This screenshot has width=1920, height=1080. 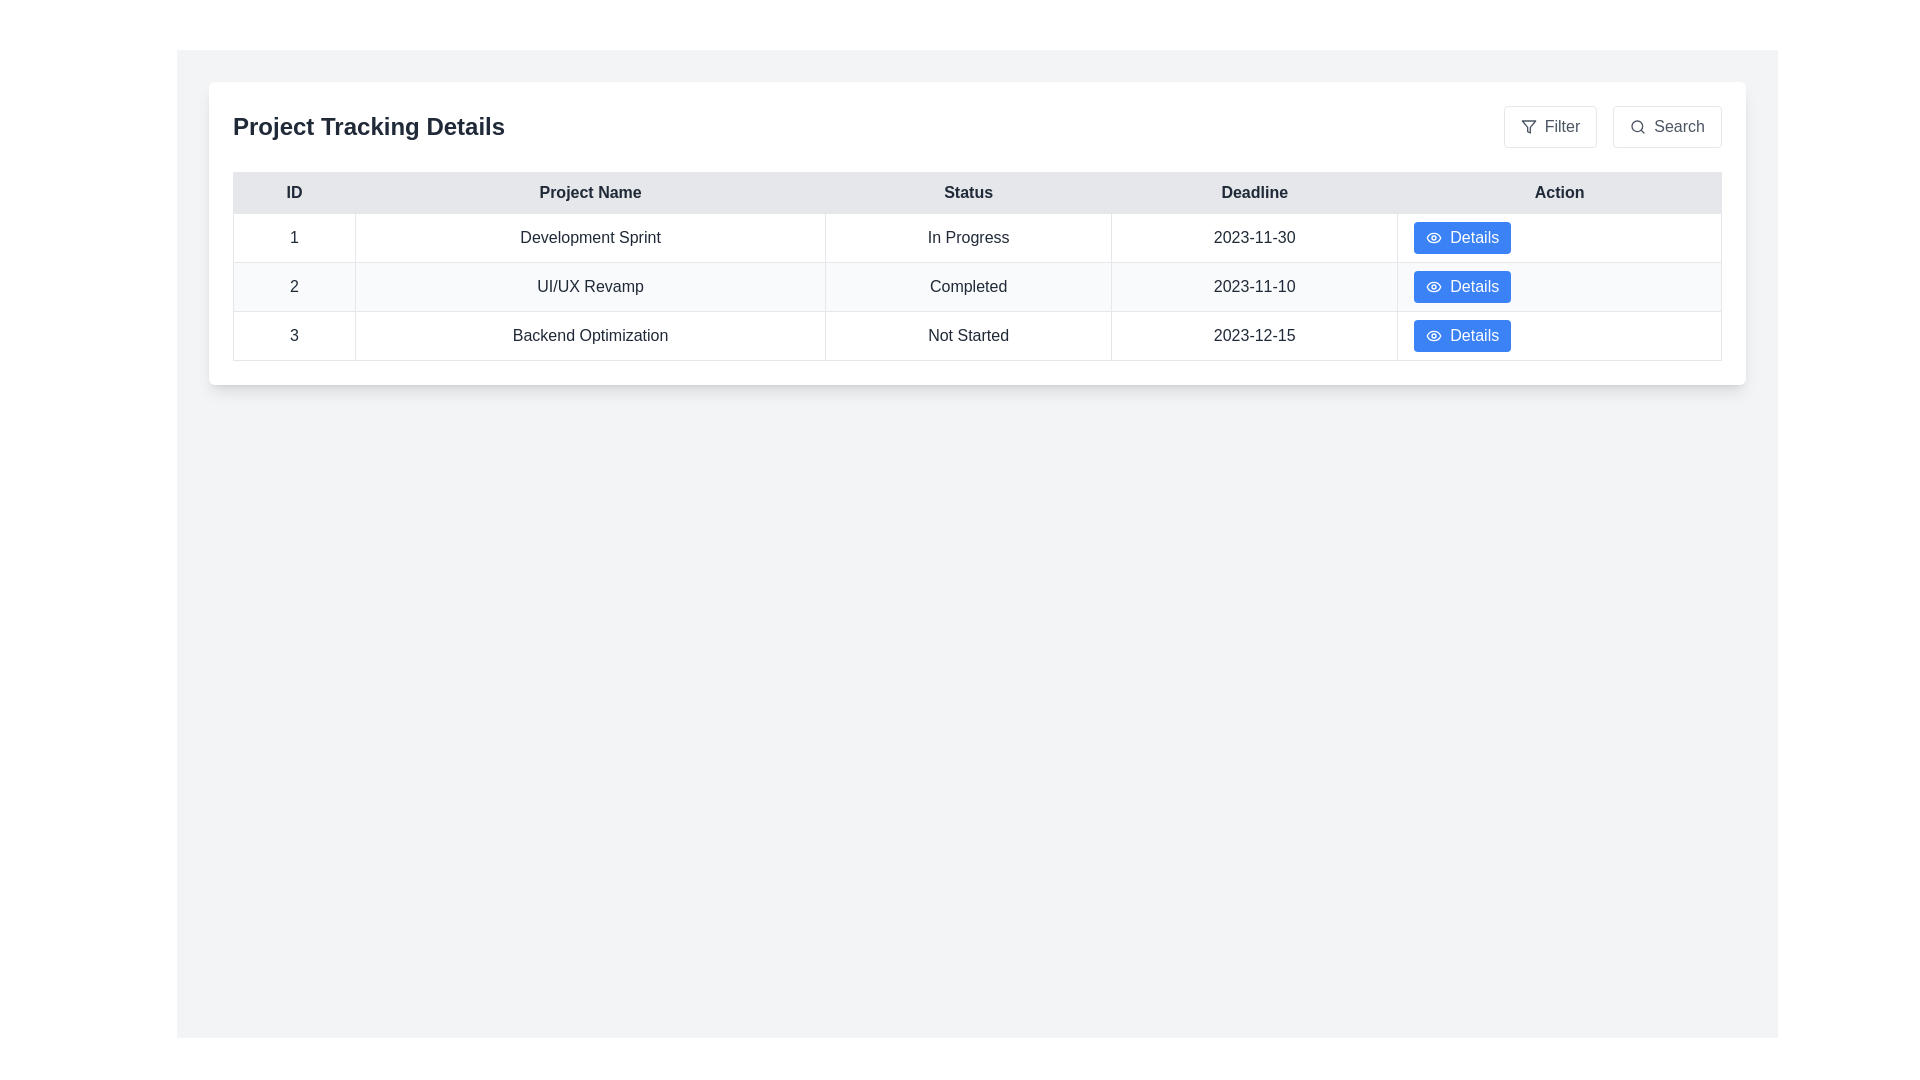 I want to click on the second button, so click(x=1666, y=127).